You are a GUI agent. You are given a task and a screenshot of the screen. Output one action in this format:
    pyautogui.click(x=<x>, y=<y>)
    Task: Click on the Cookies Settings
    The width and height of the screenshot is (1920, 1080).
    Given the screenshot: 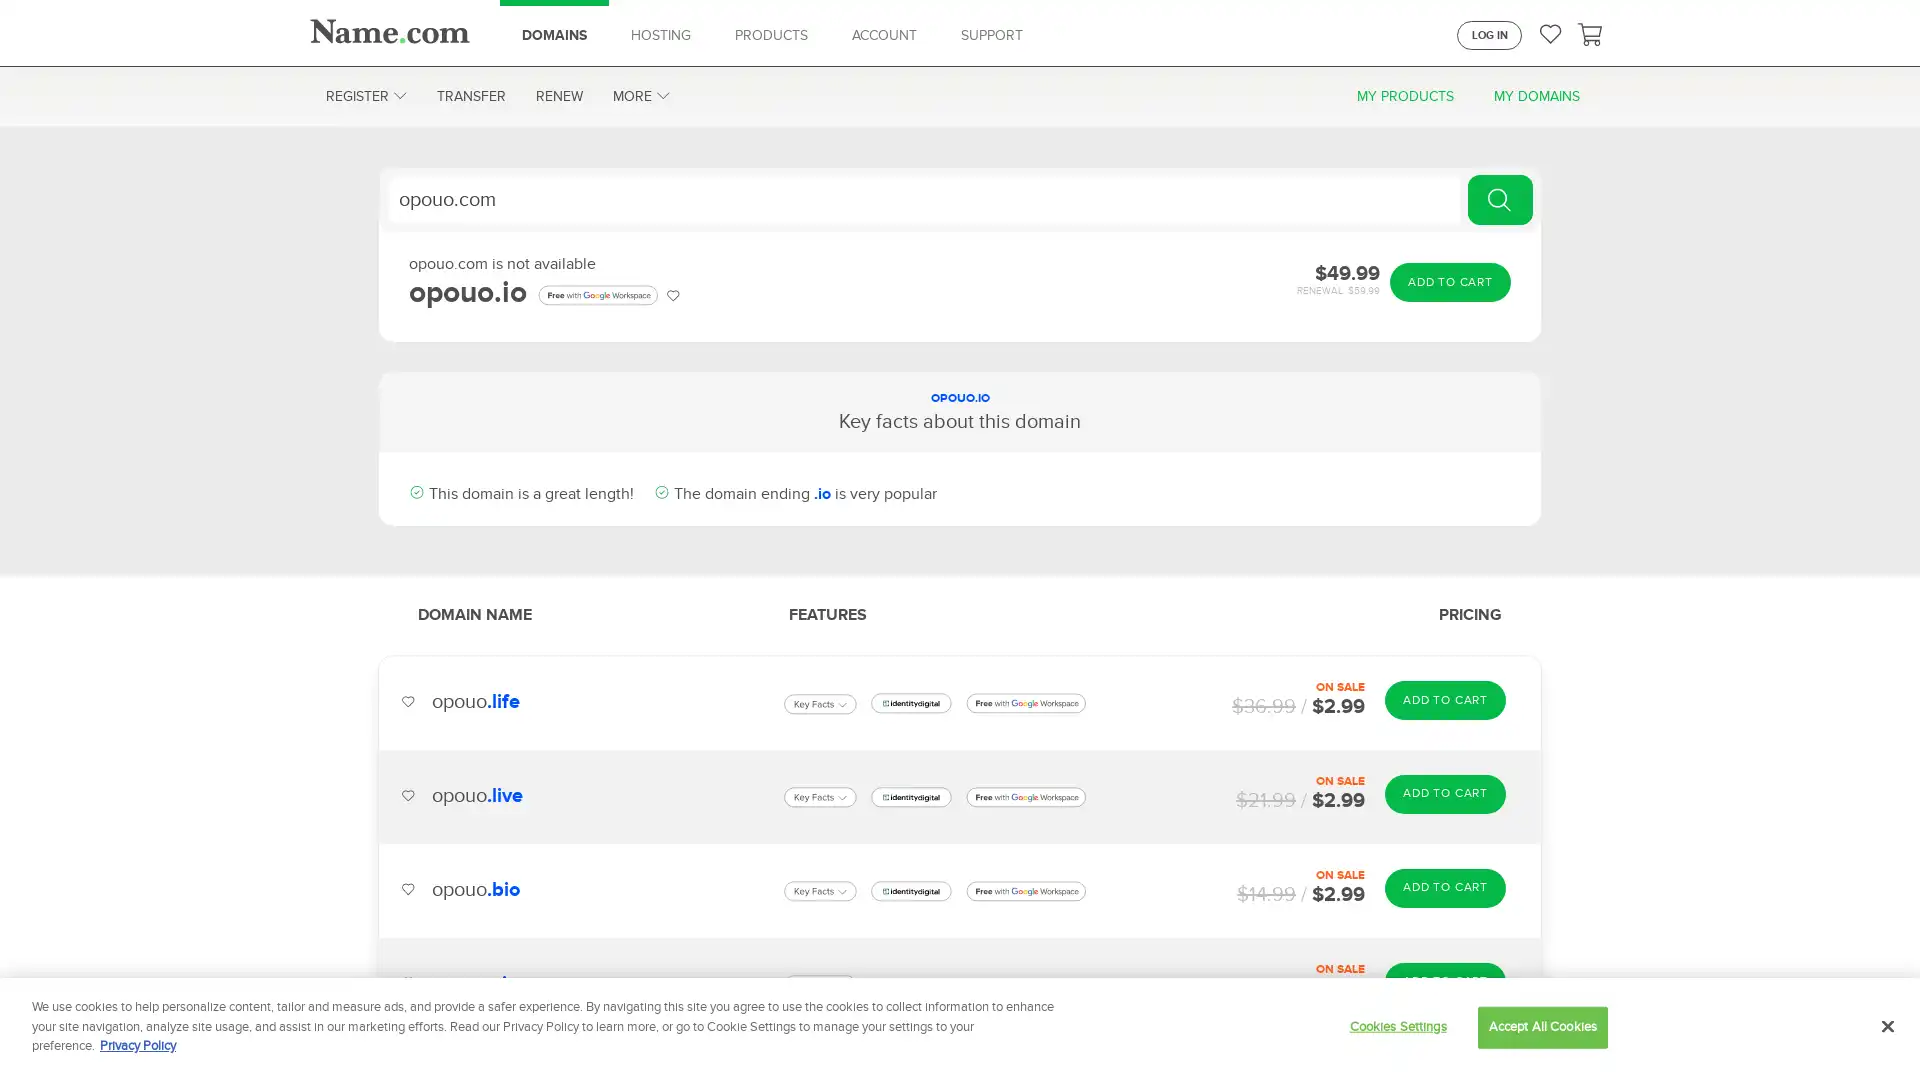 What is the action you would take?
    pyautogui.click(x=1396, y=1026)
    